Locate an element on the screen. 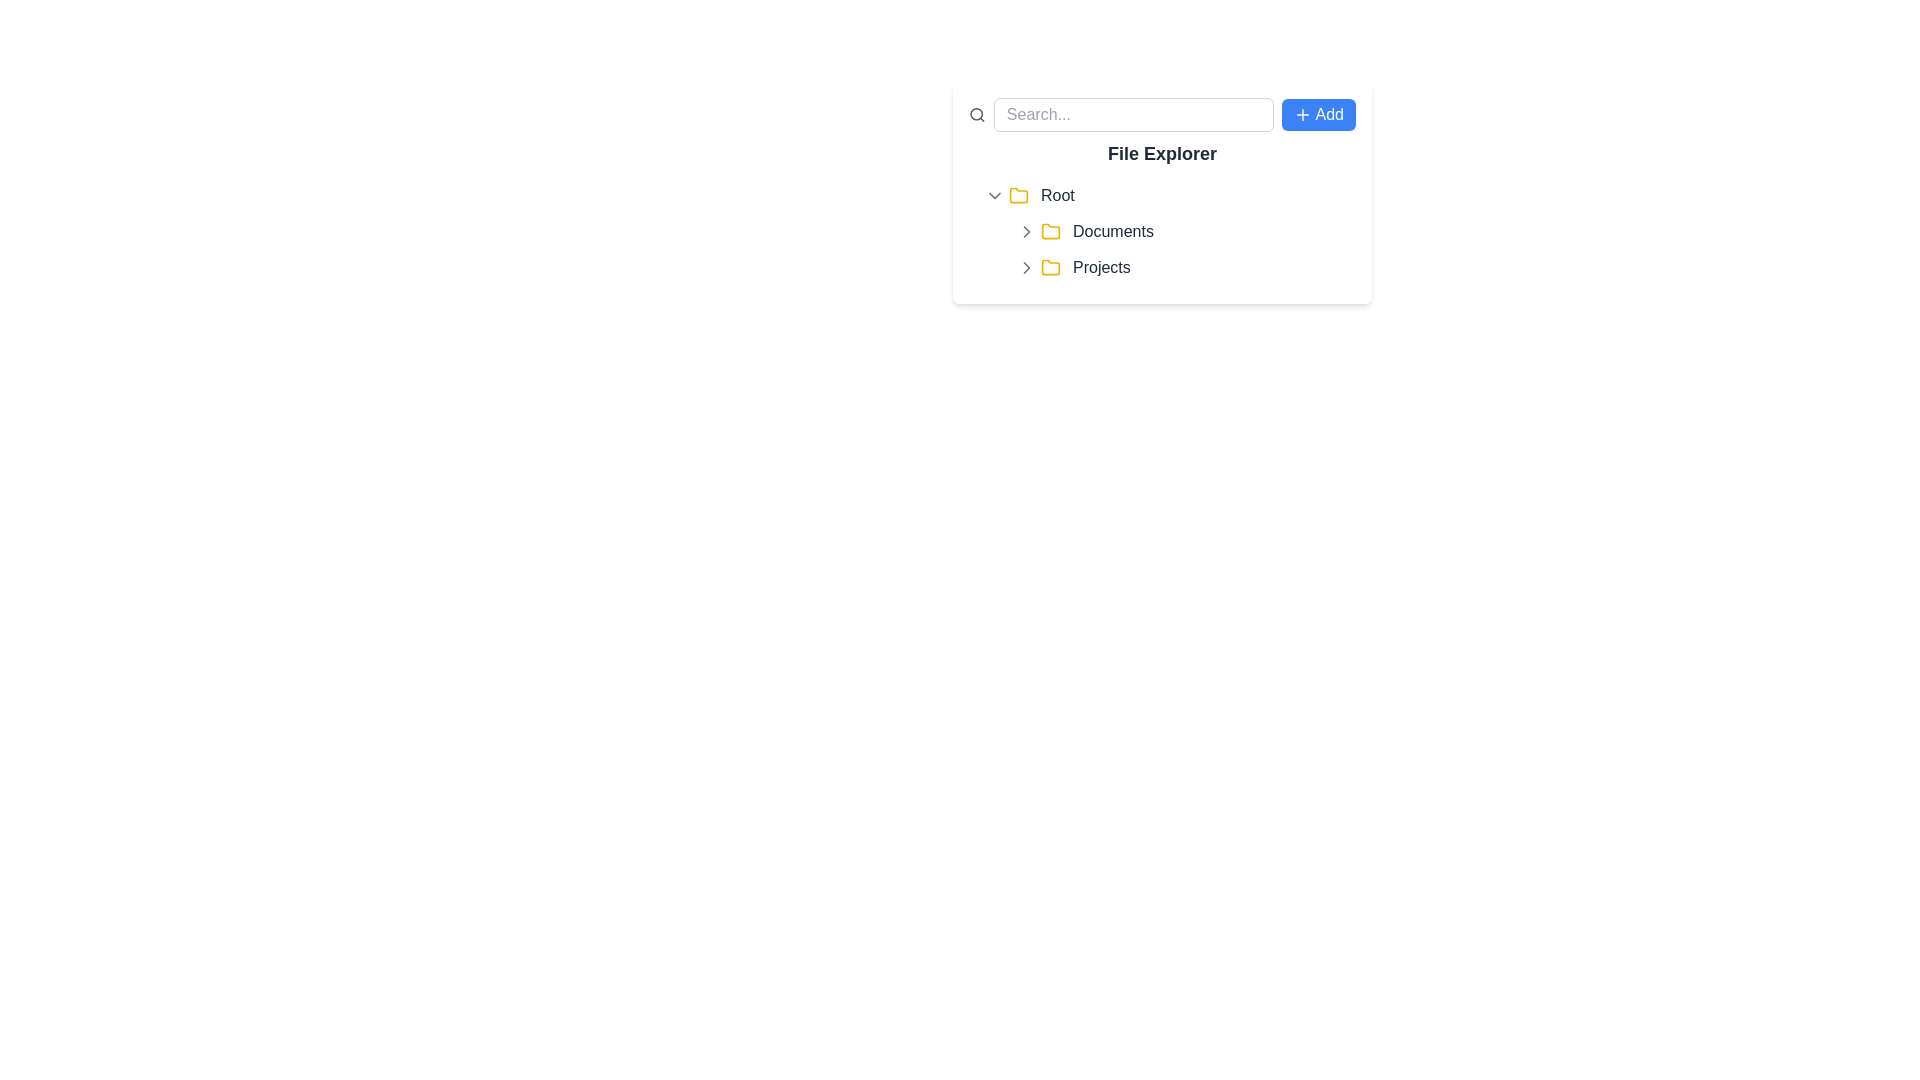 The width and height of the screenshot is (1920, 1080). the 'Projects' label located under the 'Documents' folder in the file explorer is located at coordinates (1100, 266).